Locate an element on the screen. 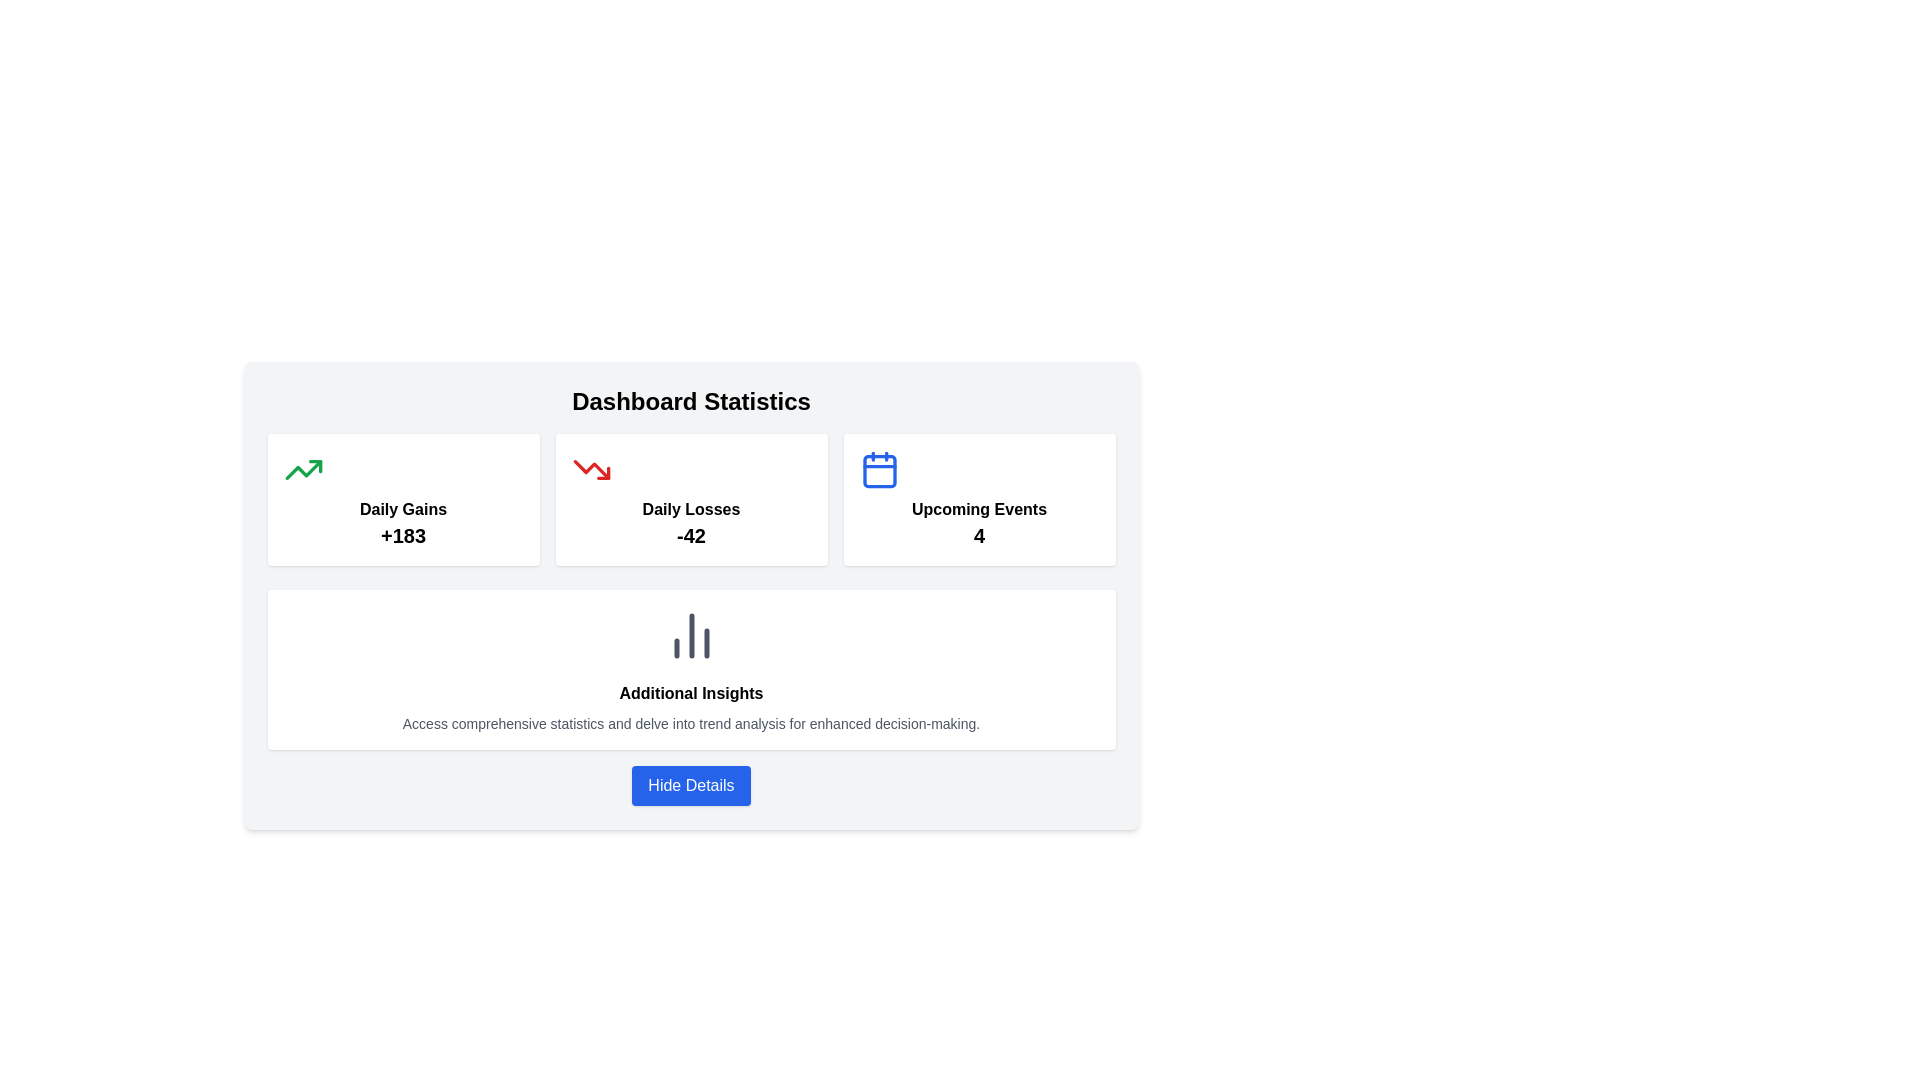 This screenshot has width=1920, height=1080. the vertical bar chart icon located at the top center of the 'Additional Insights' section, which is rendered in dark gray and features three bars of varying heights is located at coordinates (691, 636).